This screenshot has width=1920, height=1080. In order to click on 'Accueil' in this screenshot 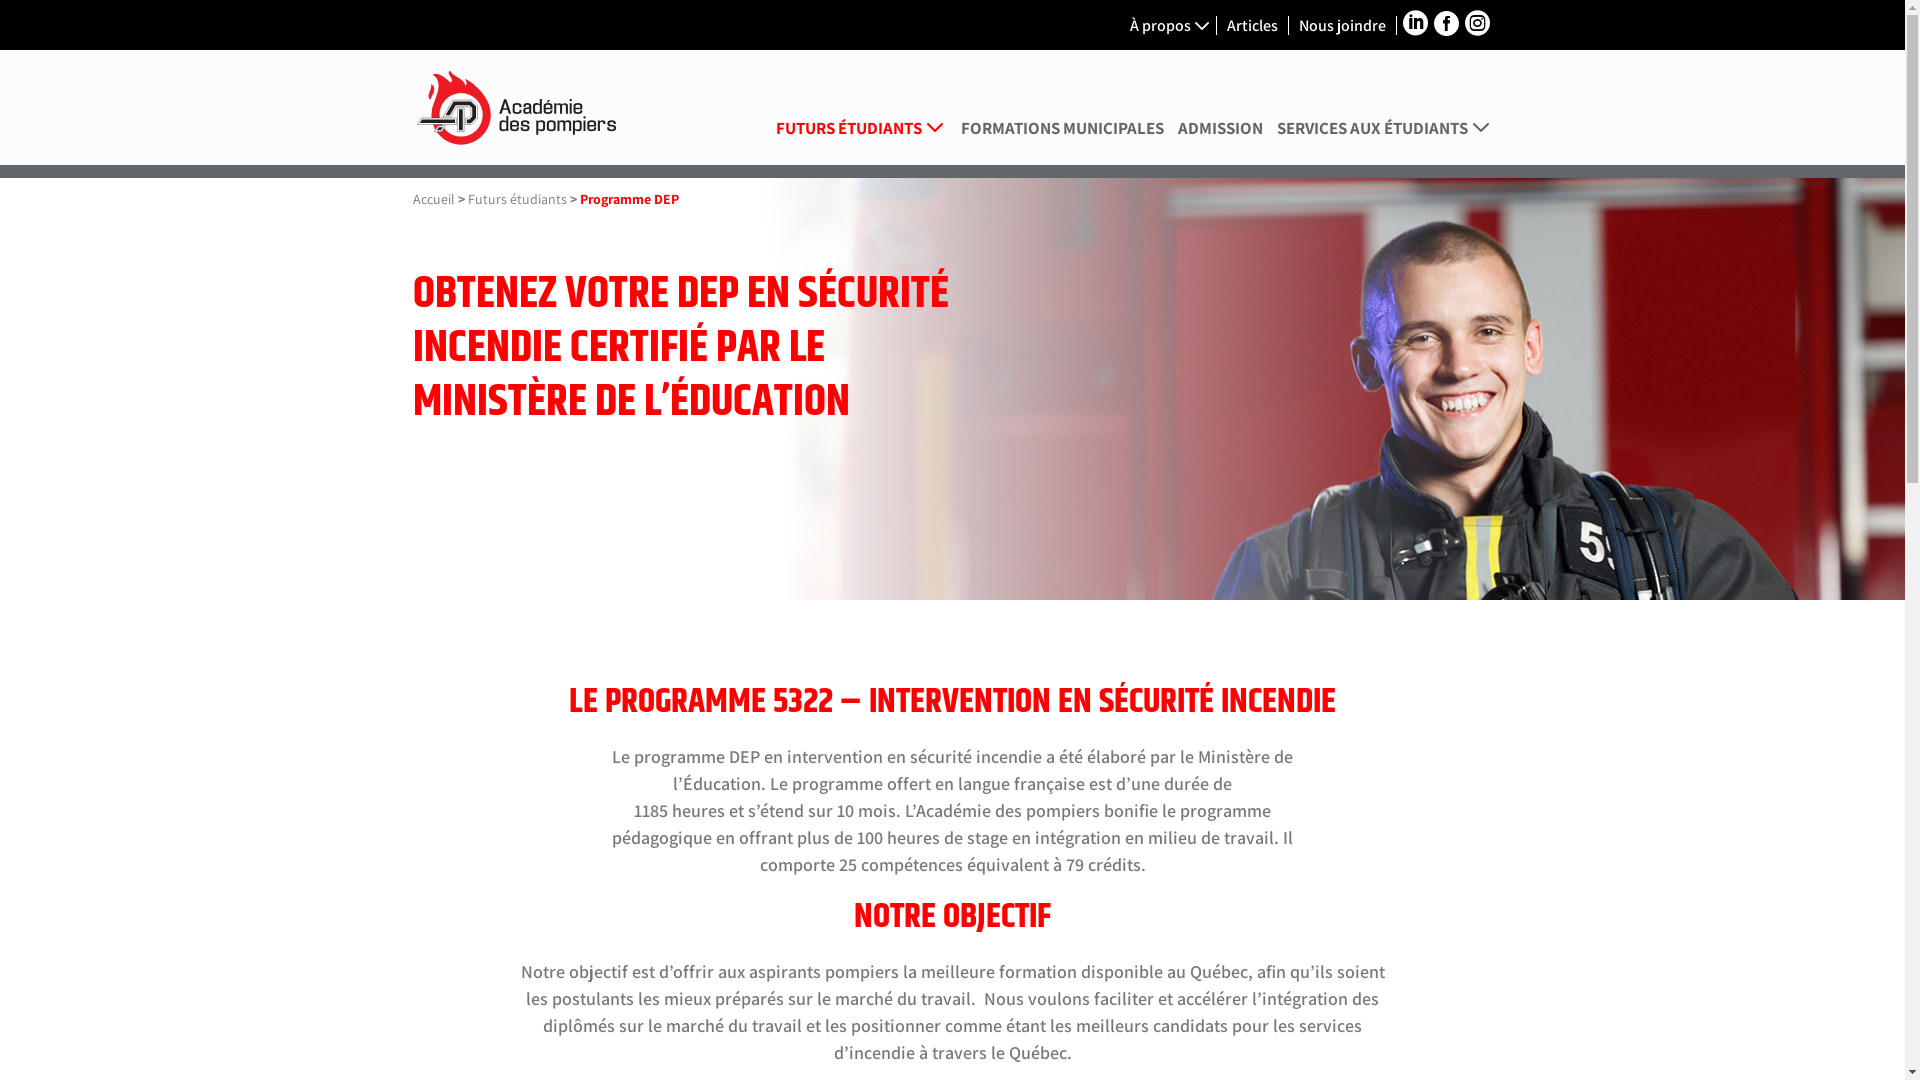, I will do `click(411, 199)`.